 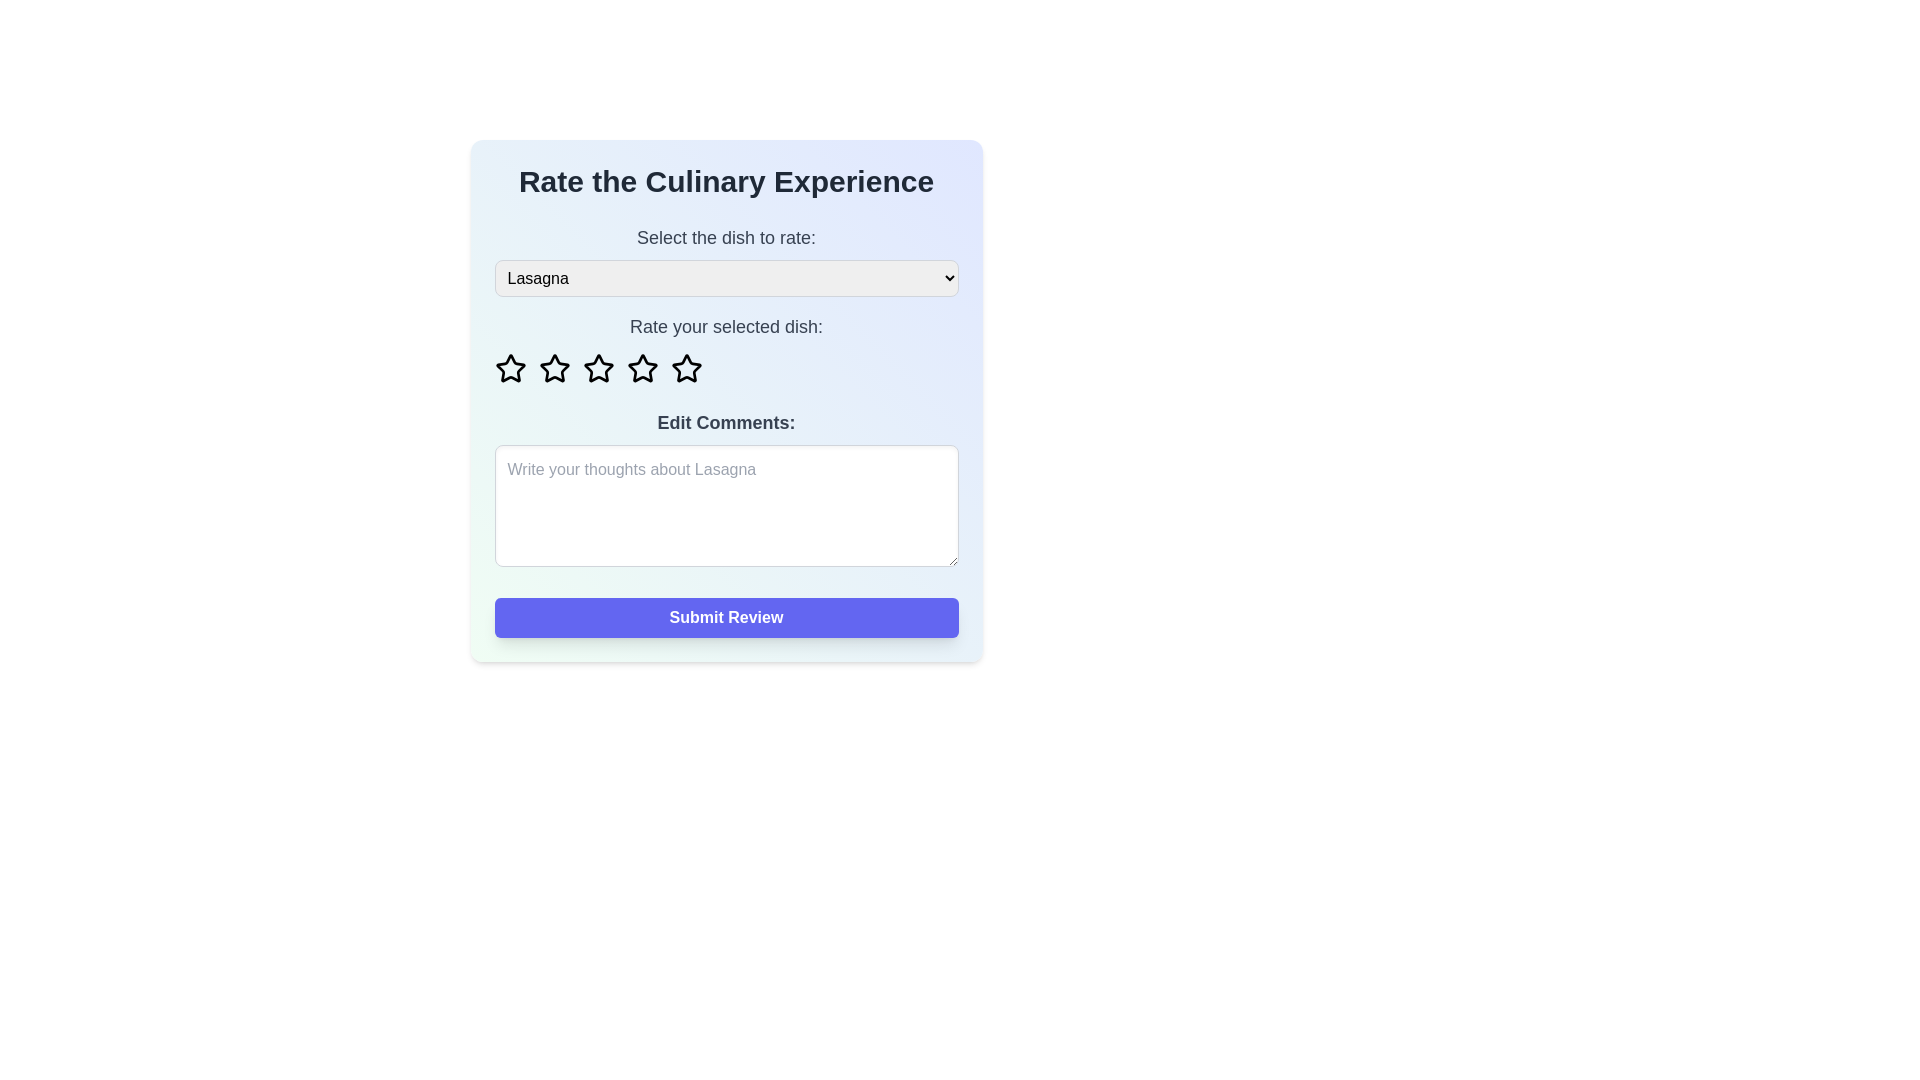 What do you see at coordinates (554, 368) in the screenshot?
I see `the second rating star icon` at bounding box center [554, 368].